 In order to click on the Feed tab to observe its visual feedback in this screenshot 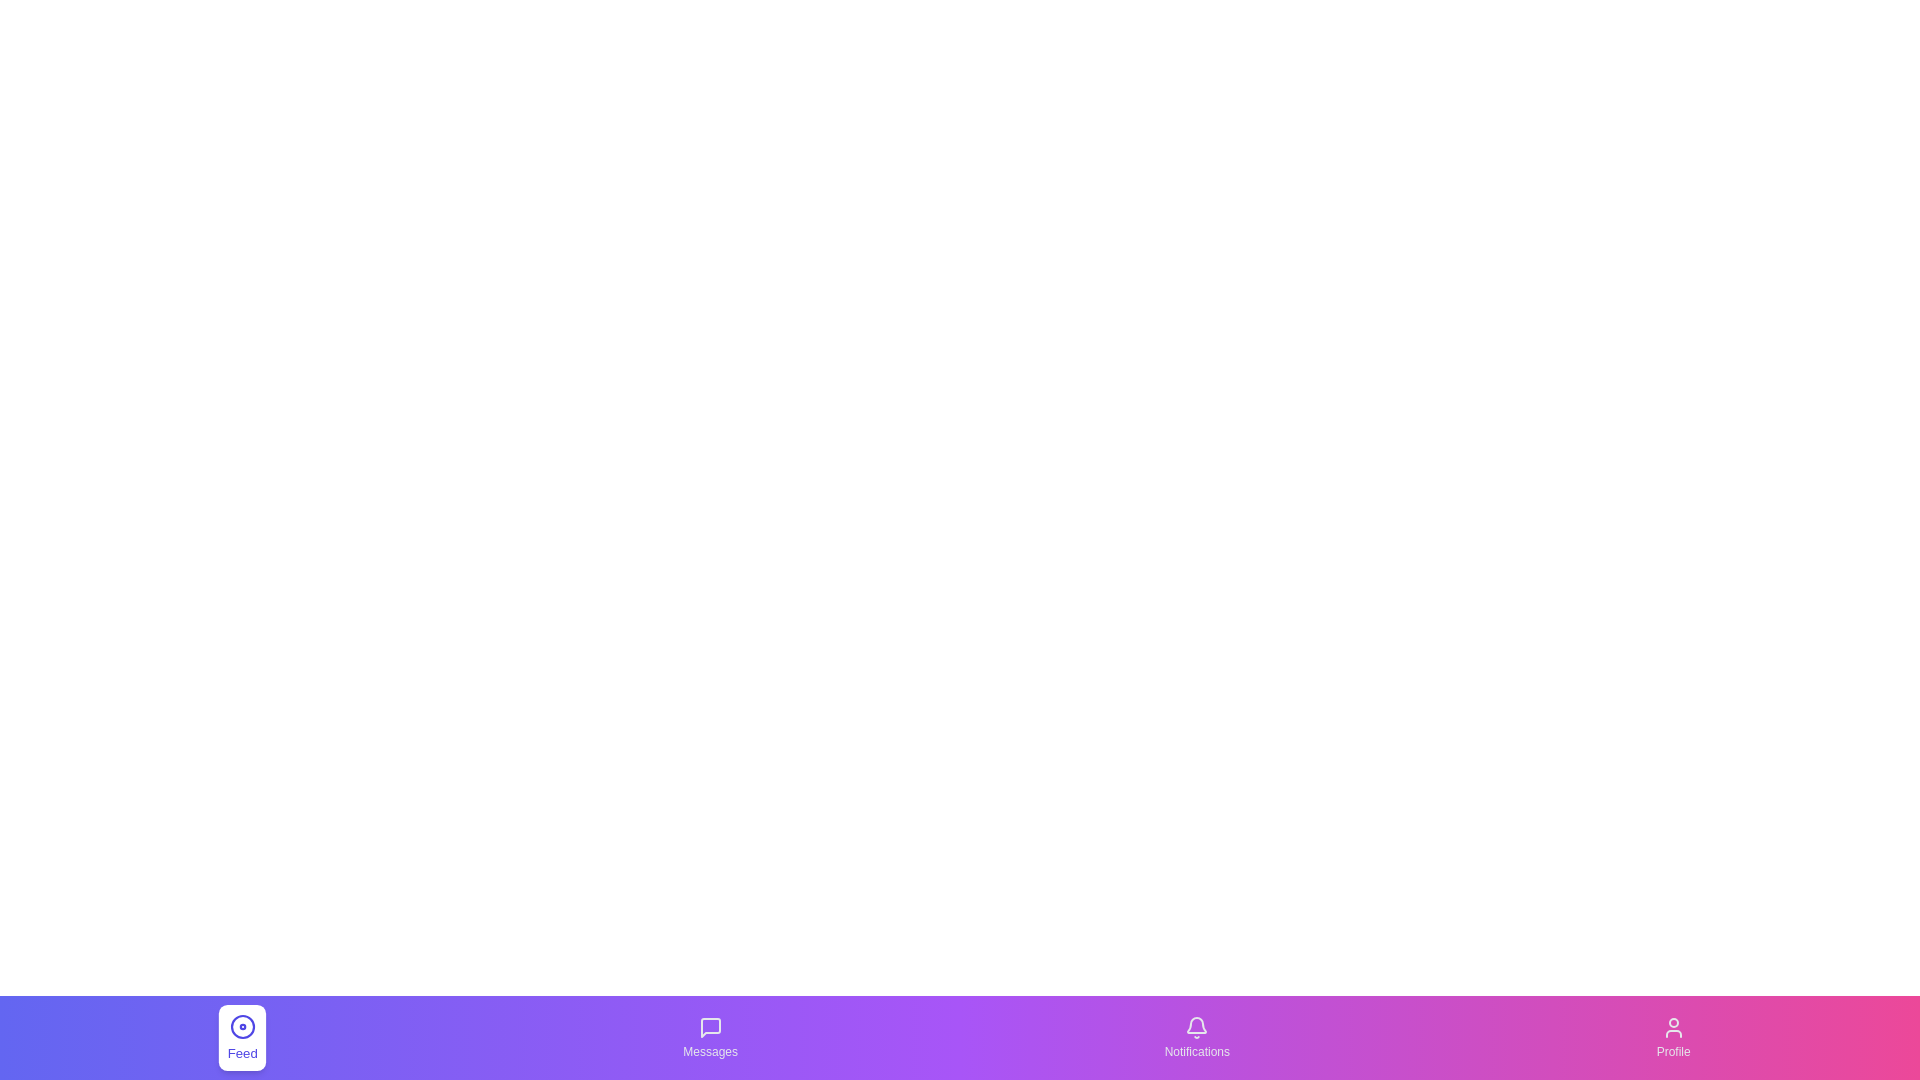, I will do `click(242, 1036)`.